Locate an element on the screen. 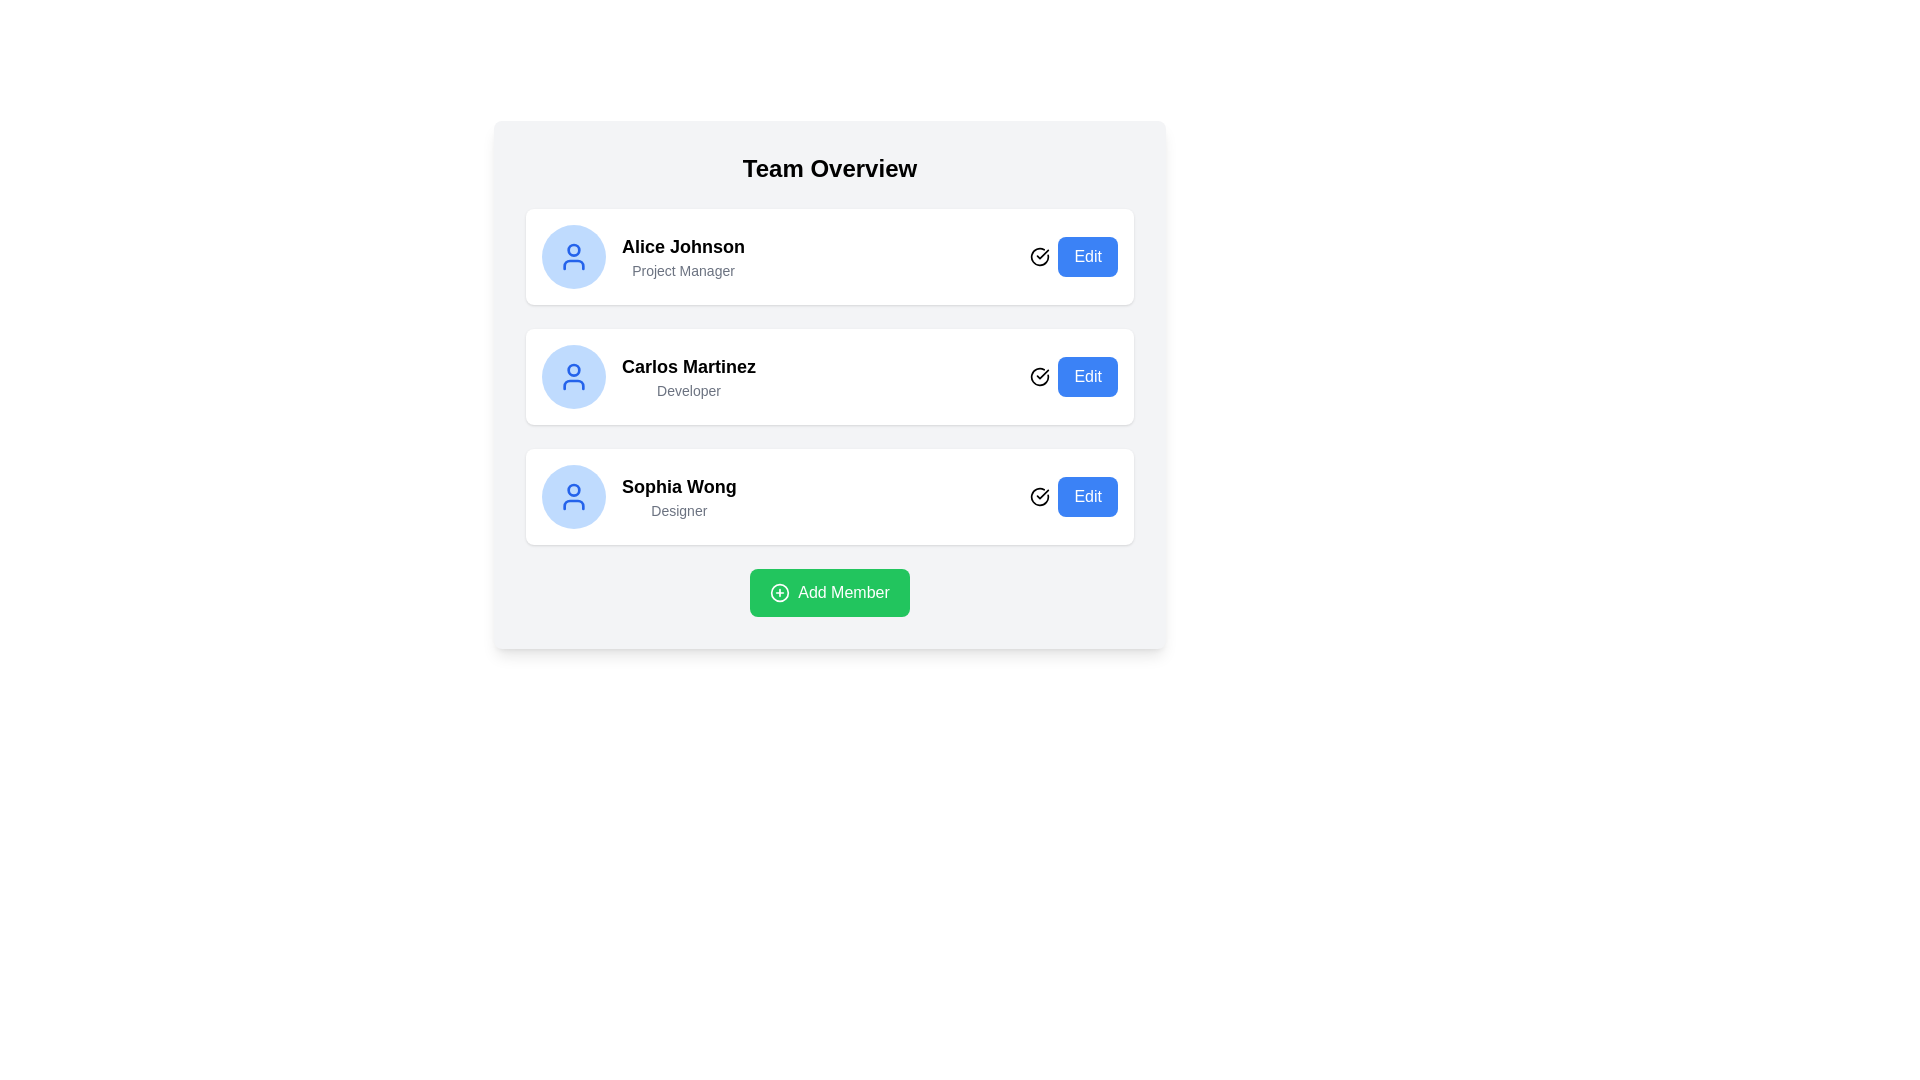  the button that initiates the addition of a new team member to observe the hover effect is located at coordinates (830, 592).